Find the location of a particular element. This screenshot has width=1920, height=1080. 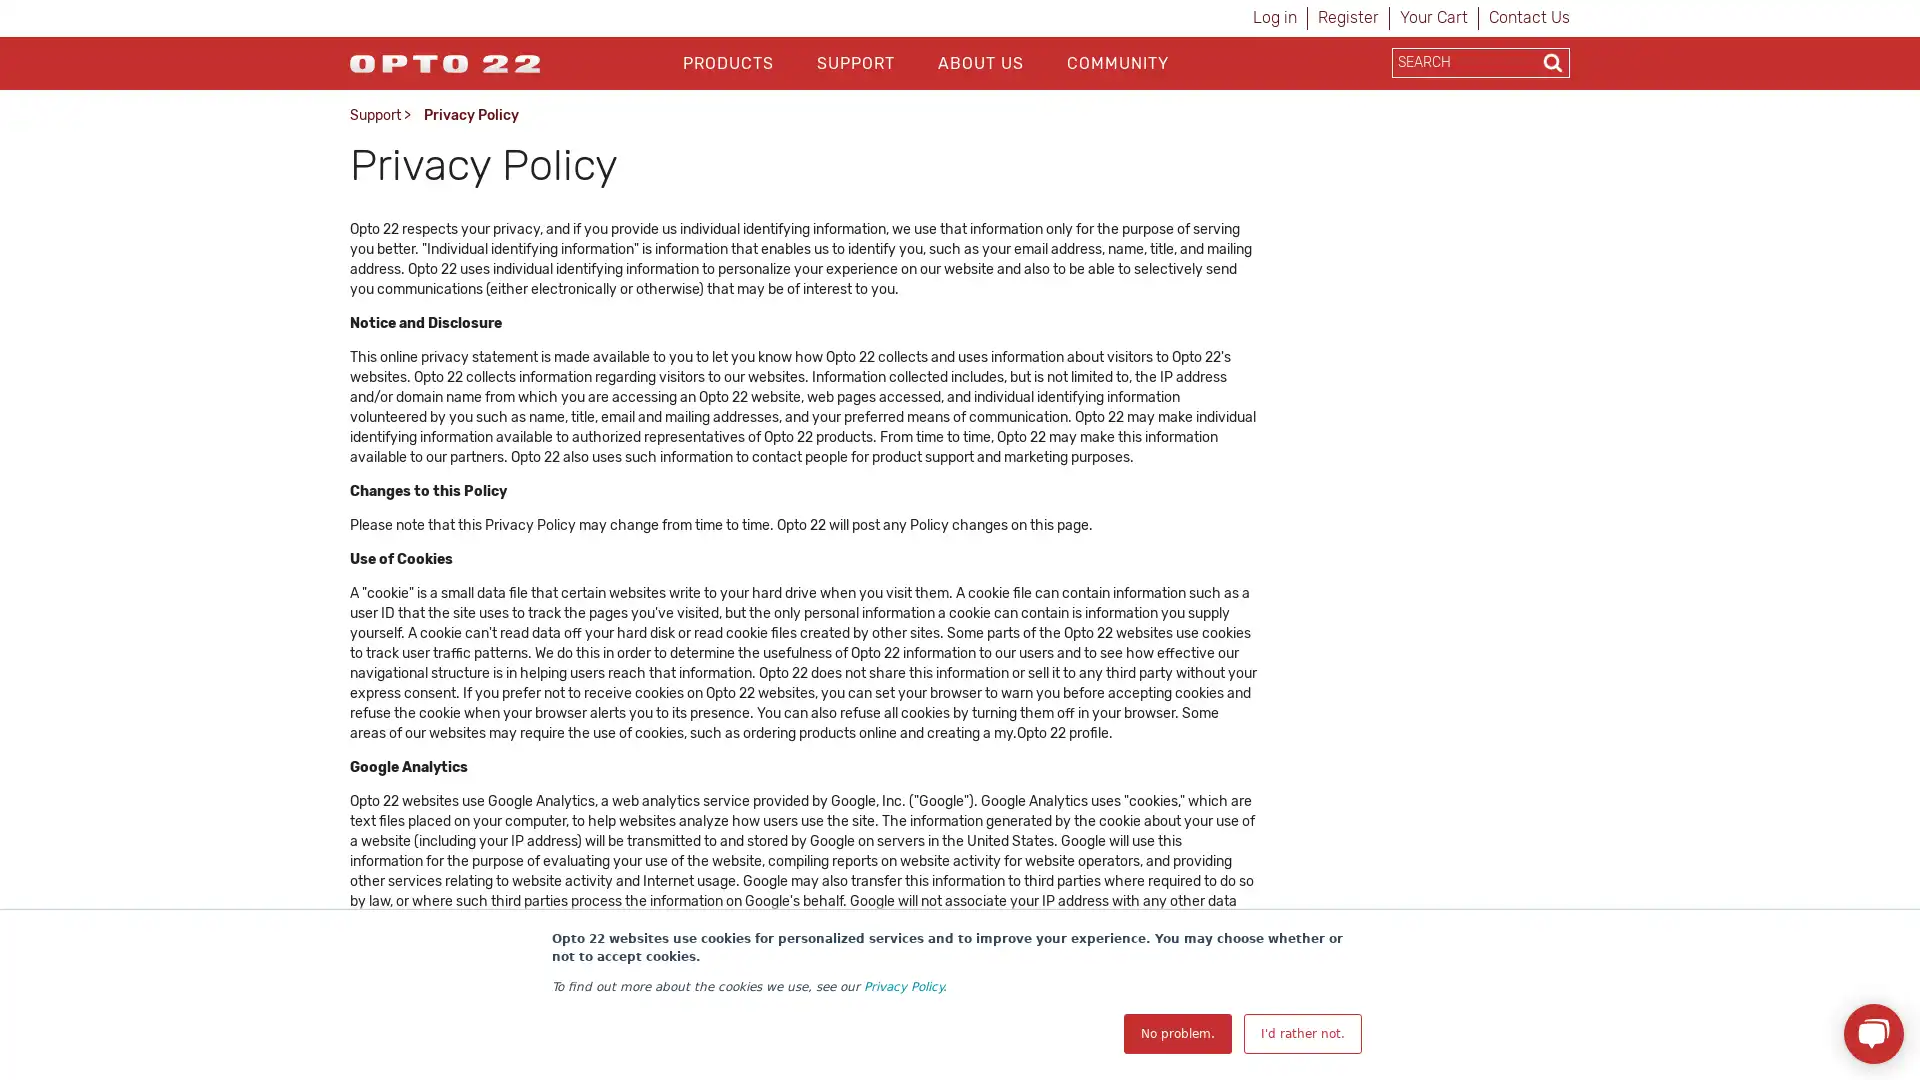

I'd rather not. is located at coordinates (1302, 1033).